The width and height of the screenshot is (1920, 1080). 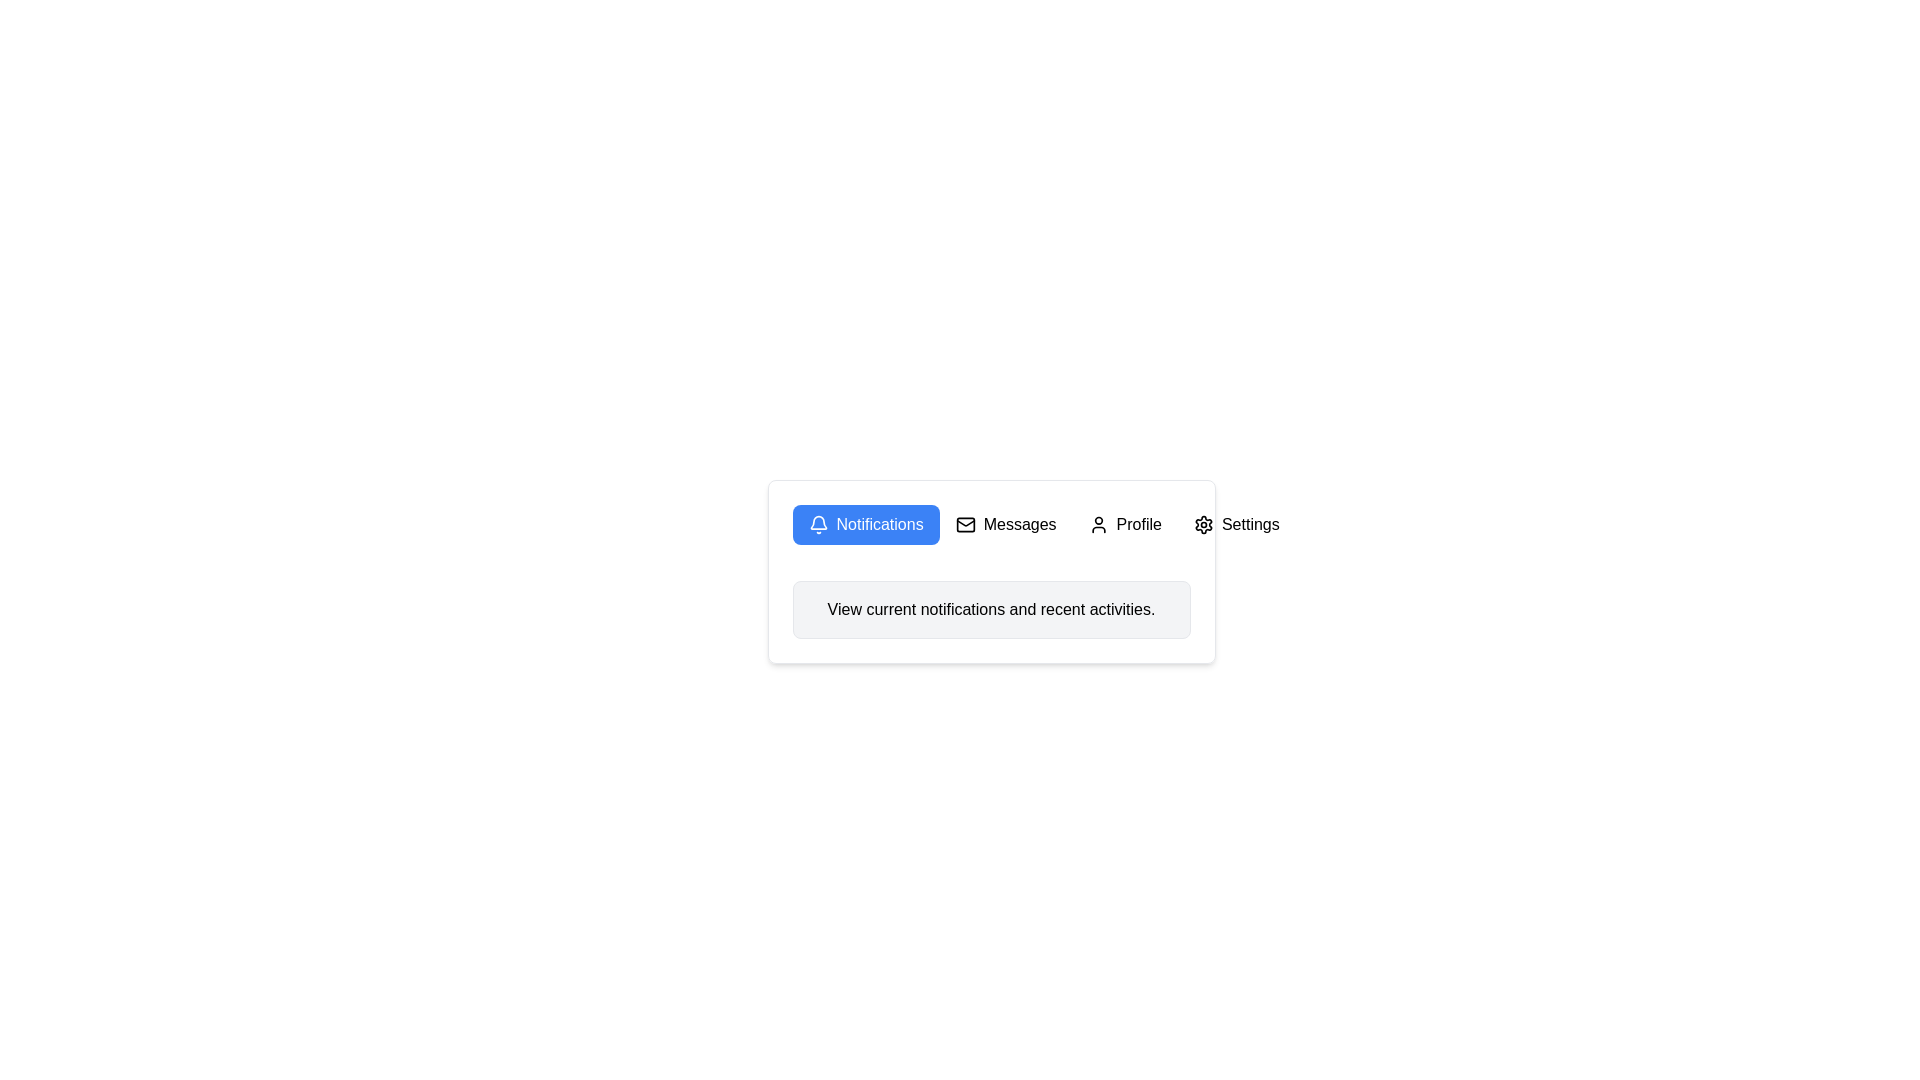 What do you see at coordinates (1235, 523) in the screenshot?
I see `the 'Settings' button, which features a gear icon and black text on a white background, located at the far right of the horizontal menu bar` at bounding box center [1235, 523].